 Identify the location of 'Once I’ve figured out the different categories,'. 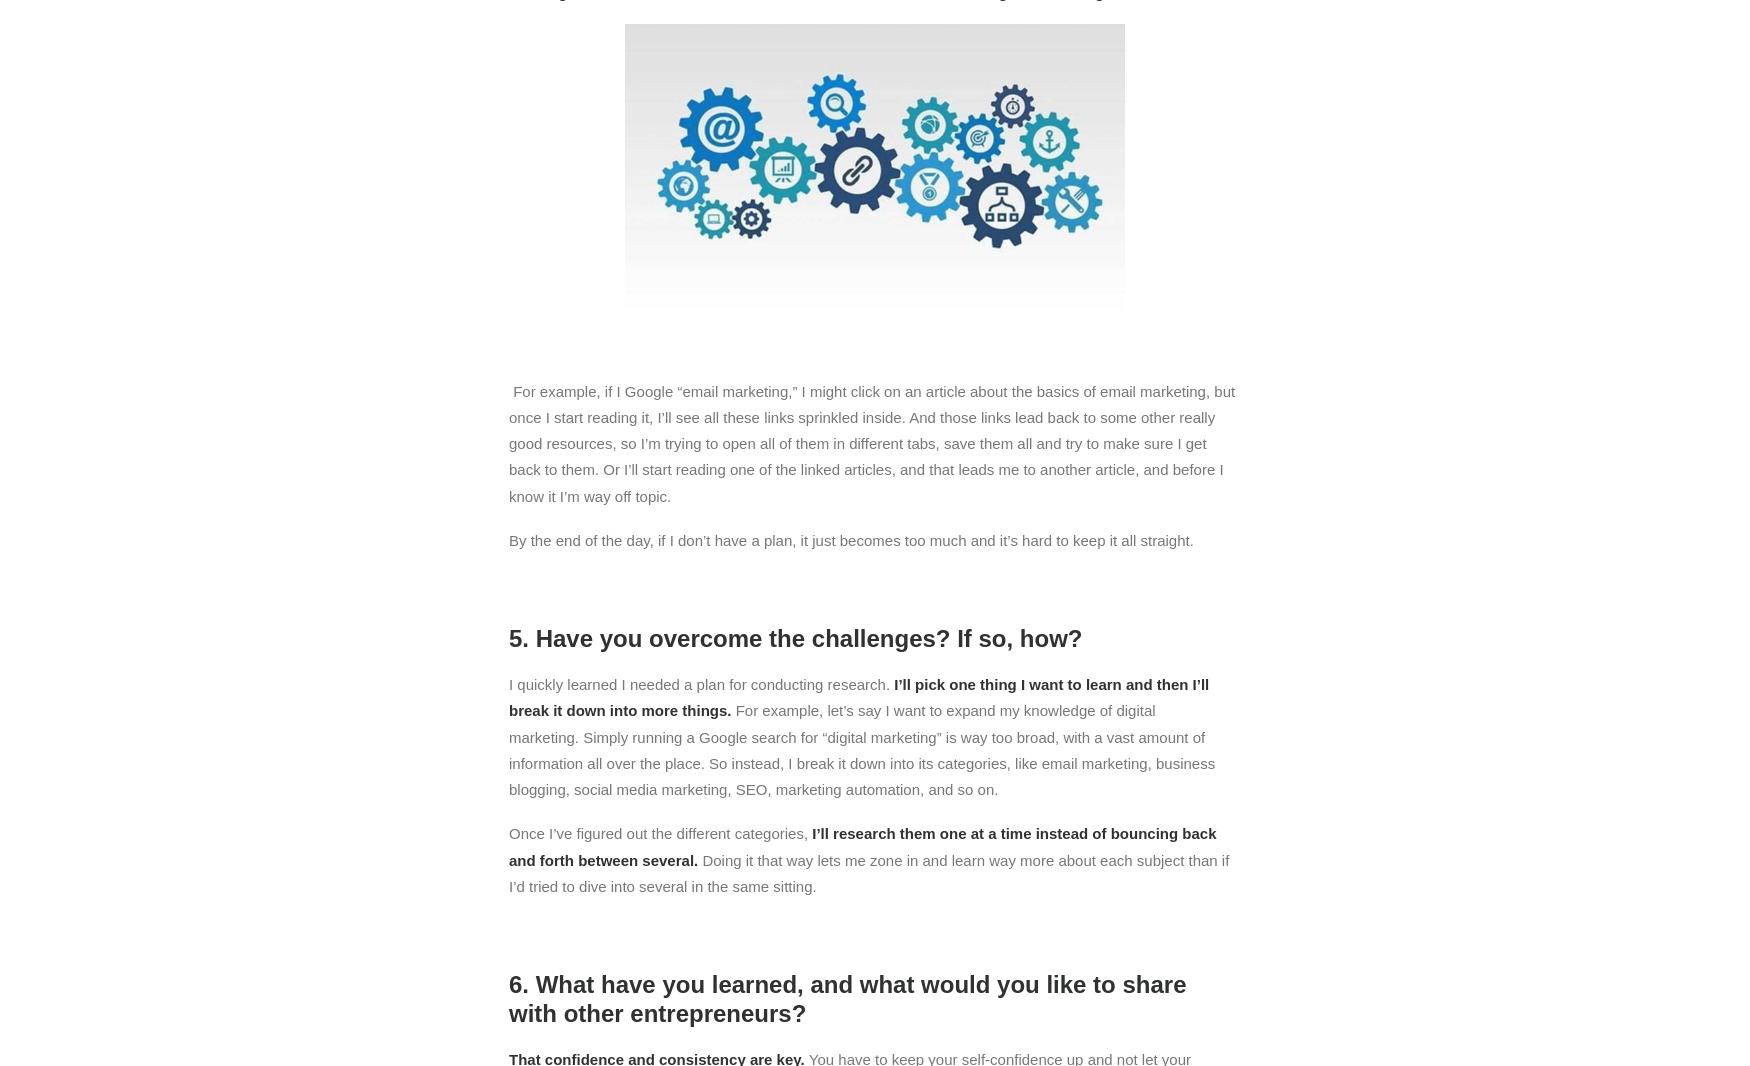
(508, 833).